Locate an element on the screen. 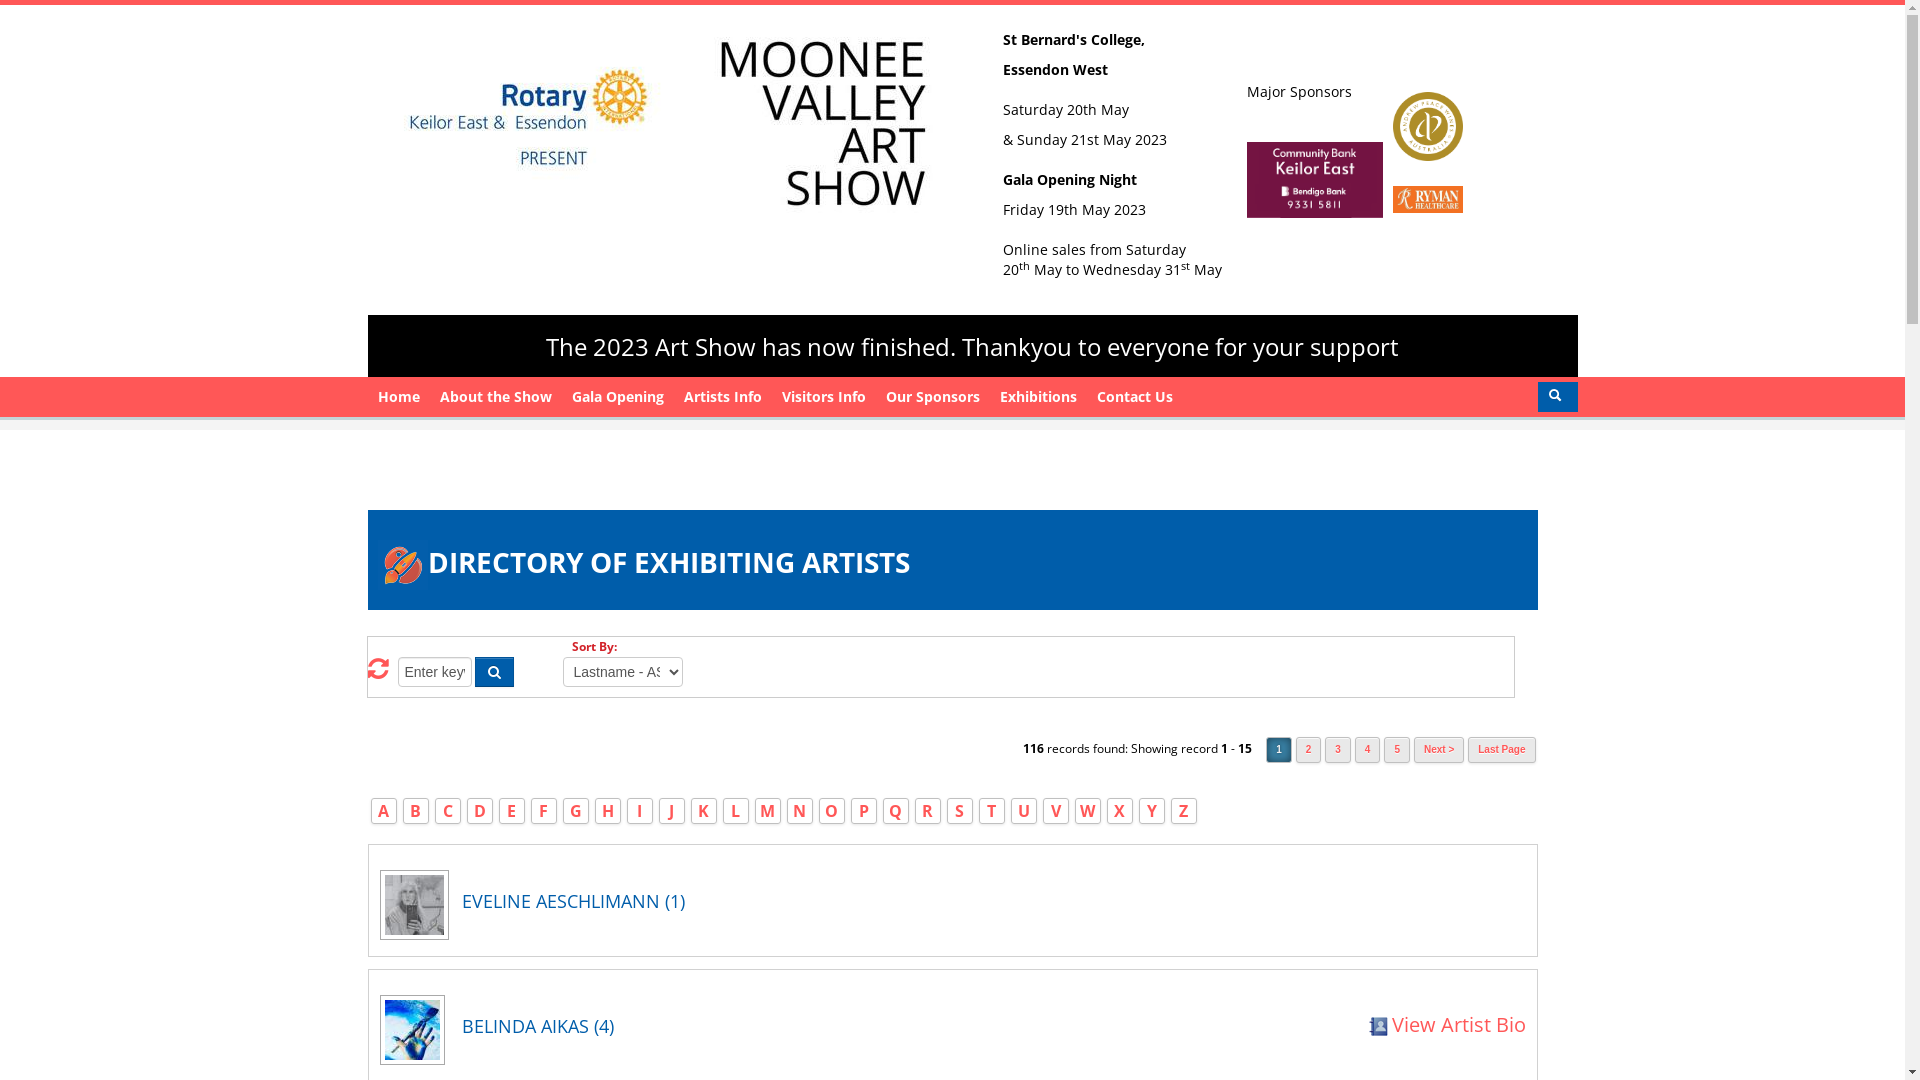 The width and height of the screenshot is (1920, 1080). 'T' is located at coordinates (991, 810).